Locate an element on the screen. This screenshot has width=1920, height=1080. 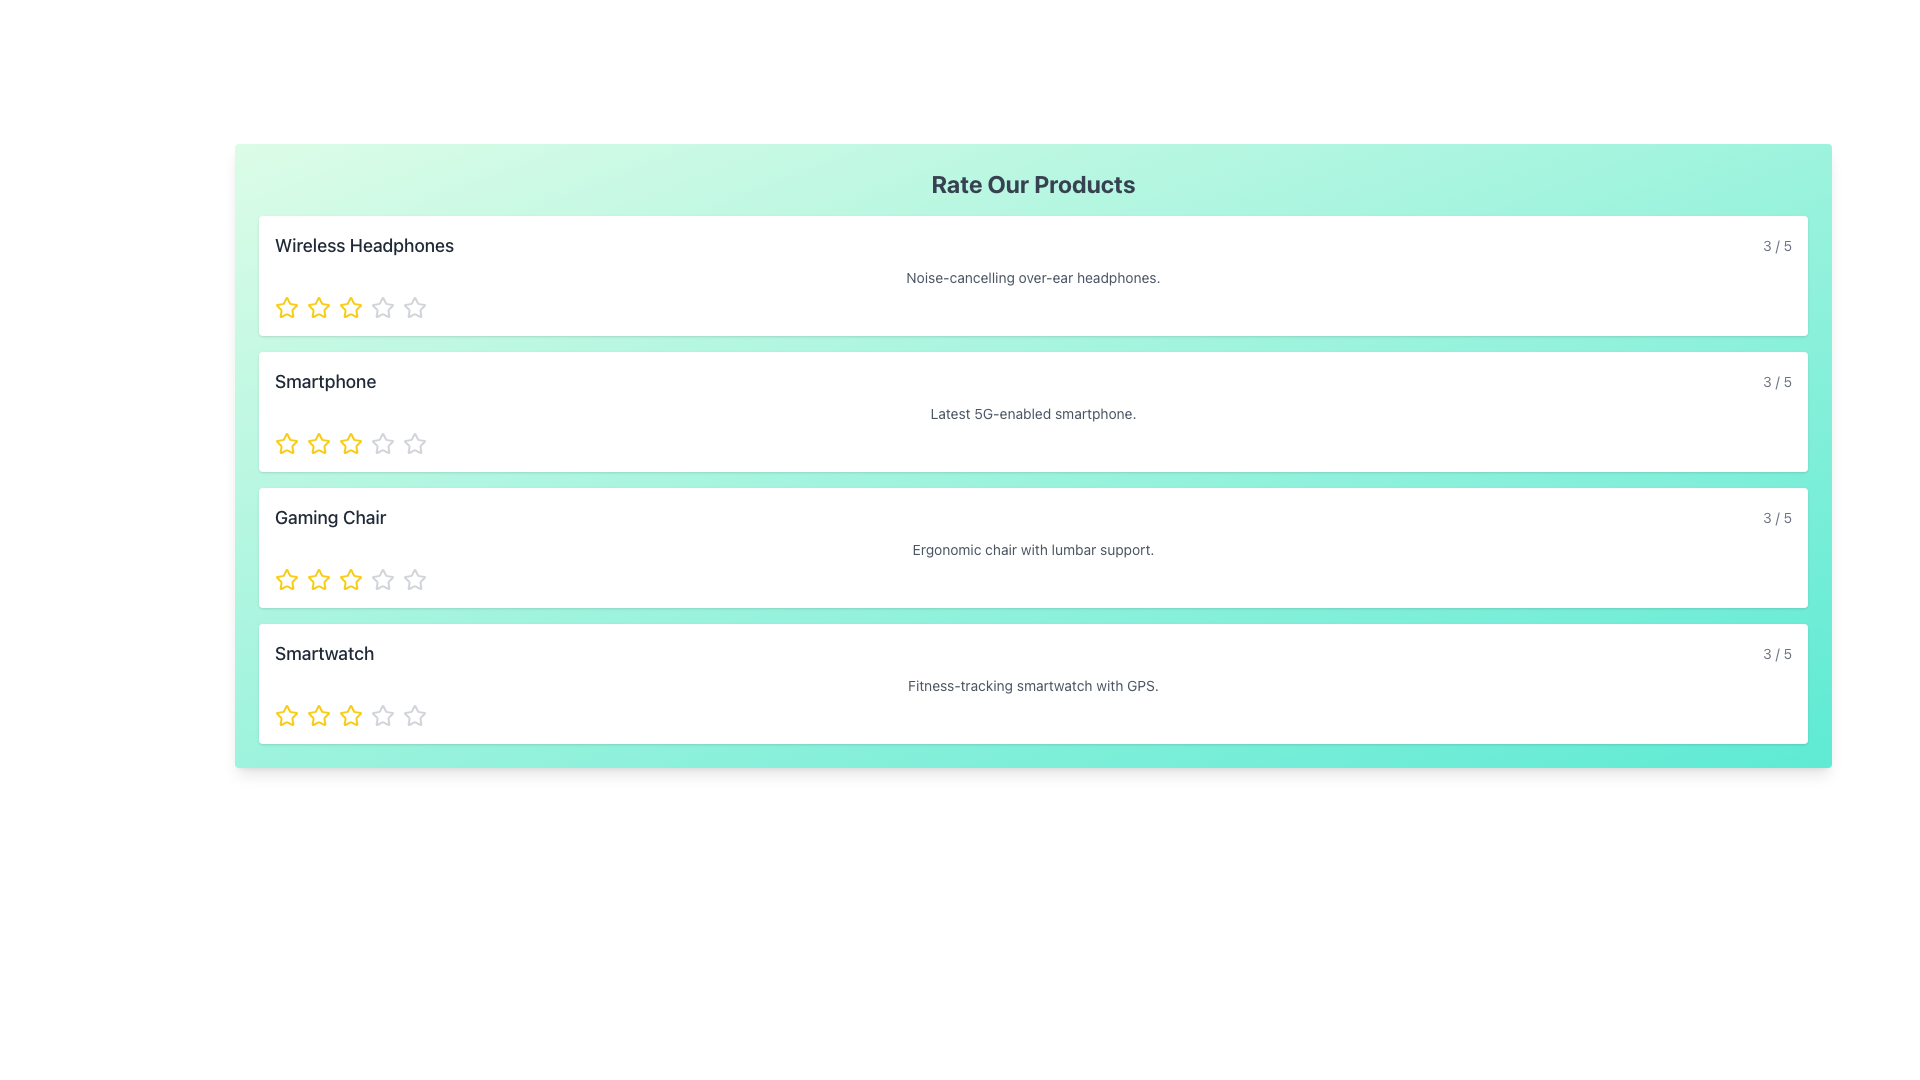
the second star in the fifth row of the rating component is located at coordinates (350, 714).